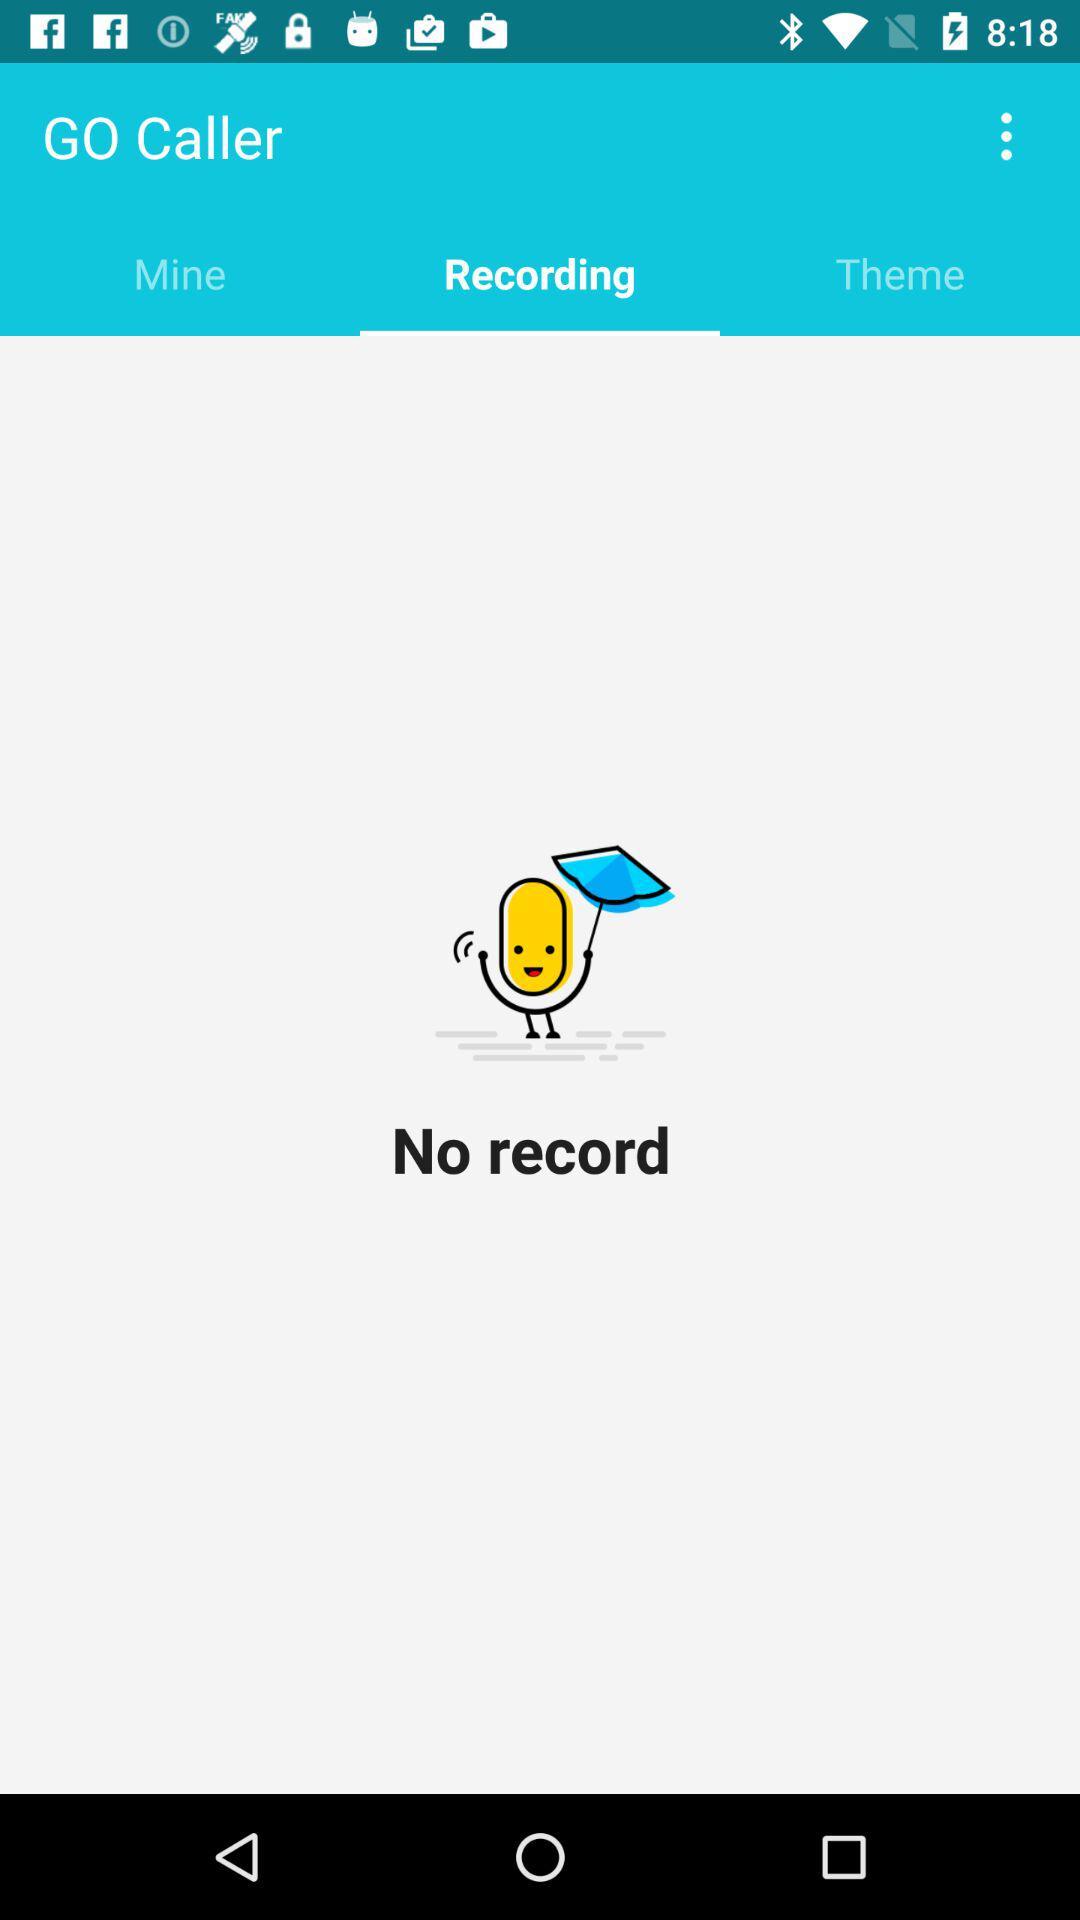 Image resolution: width=1080 pixels, height=1920 pixels. I want to click on item to the left of recording item, so click(180, 272).